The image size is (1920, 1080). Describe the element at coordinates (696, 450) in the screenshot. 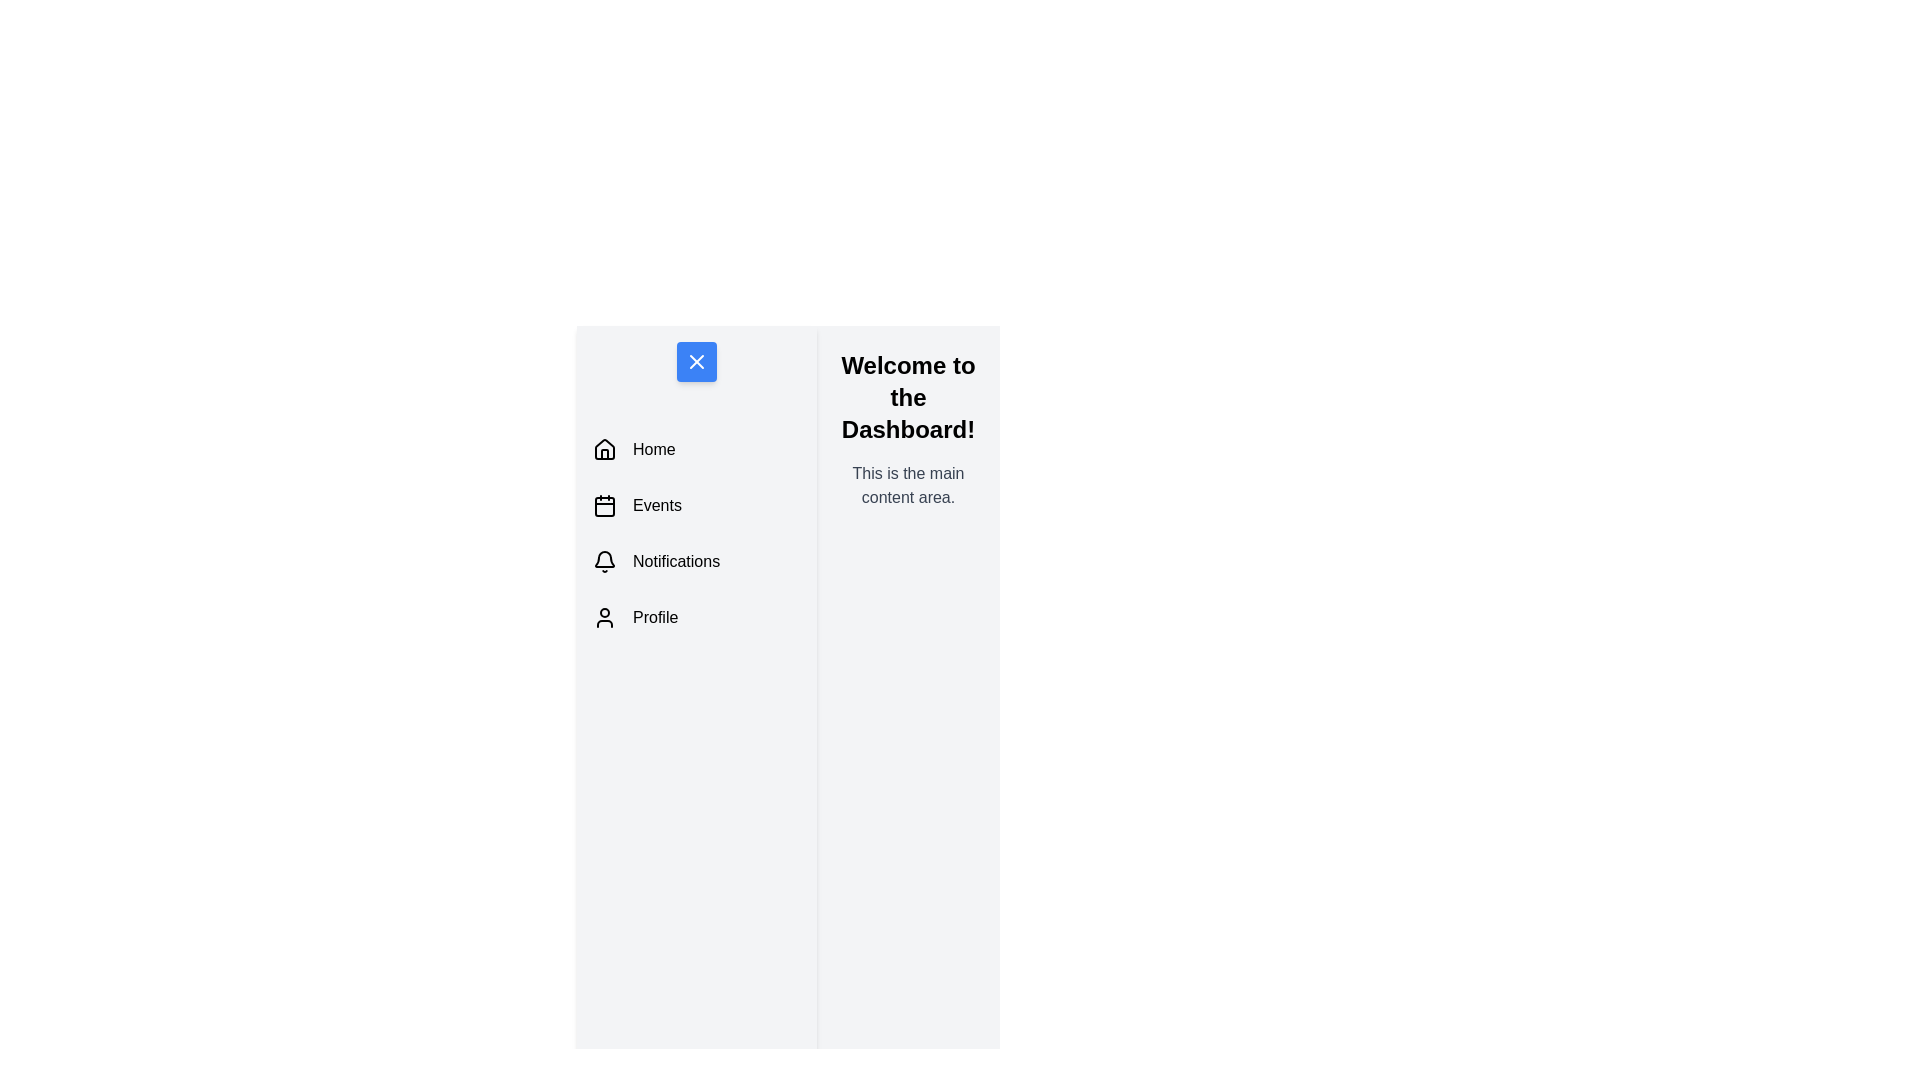

I see `the first navigation item in the vertical menu on the left sidebar` at that location.